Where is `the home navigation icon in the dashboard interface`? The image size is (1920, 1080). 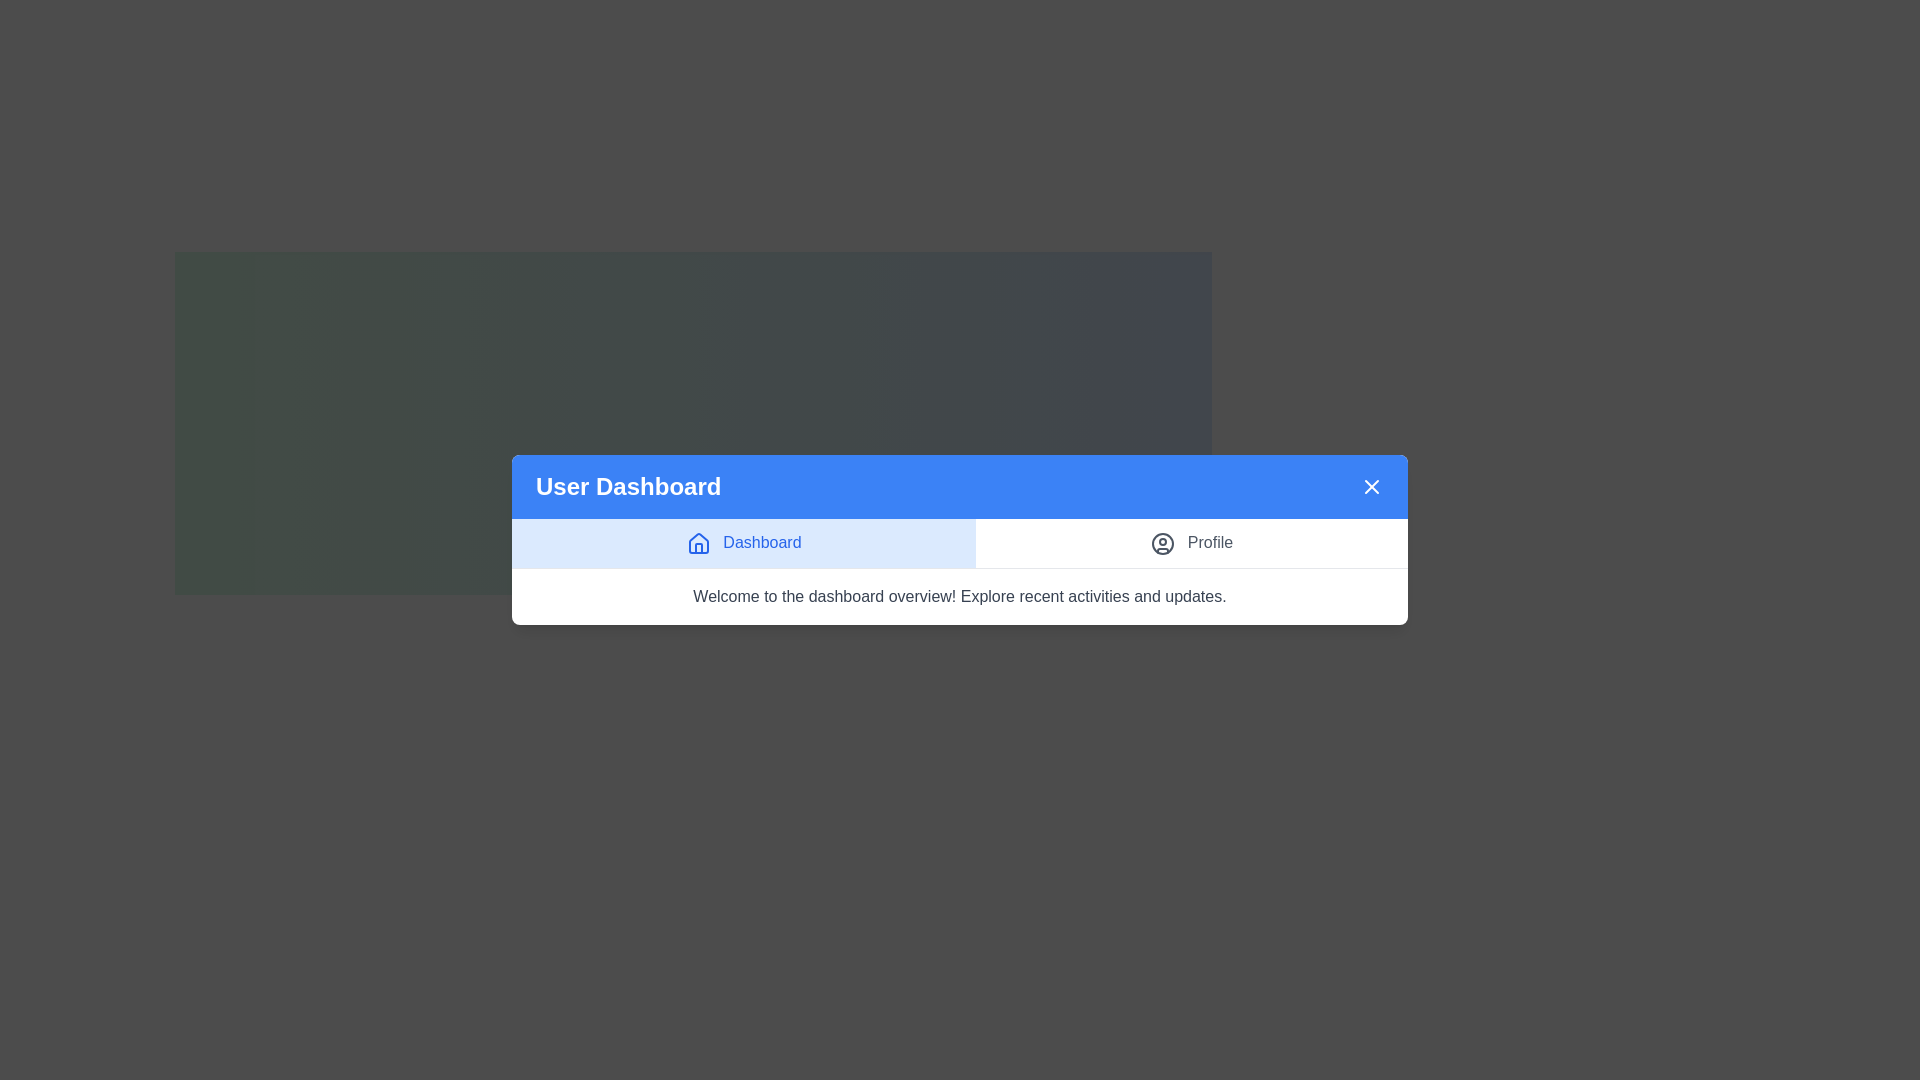 the home navigation icon in the dashboard interface is located at coordinates (698, 543).